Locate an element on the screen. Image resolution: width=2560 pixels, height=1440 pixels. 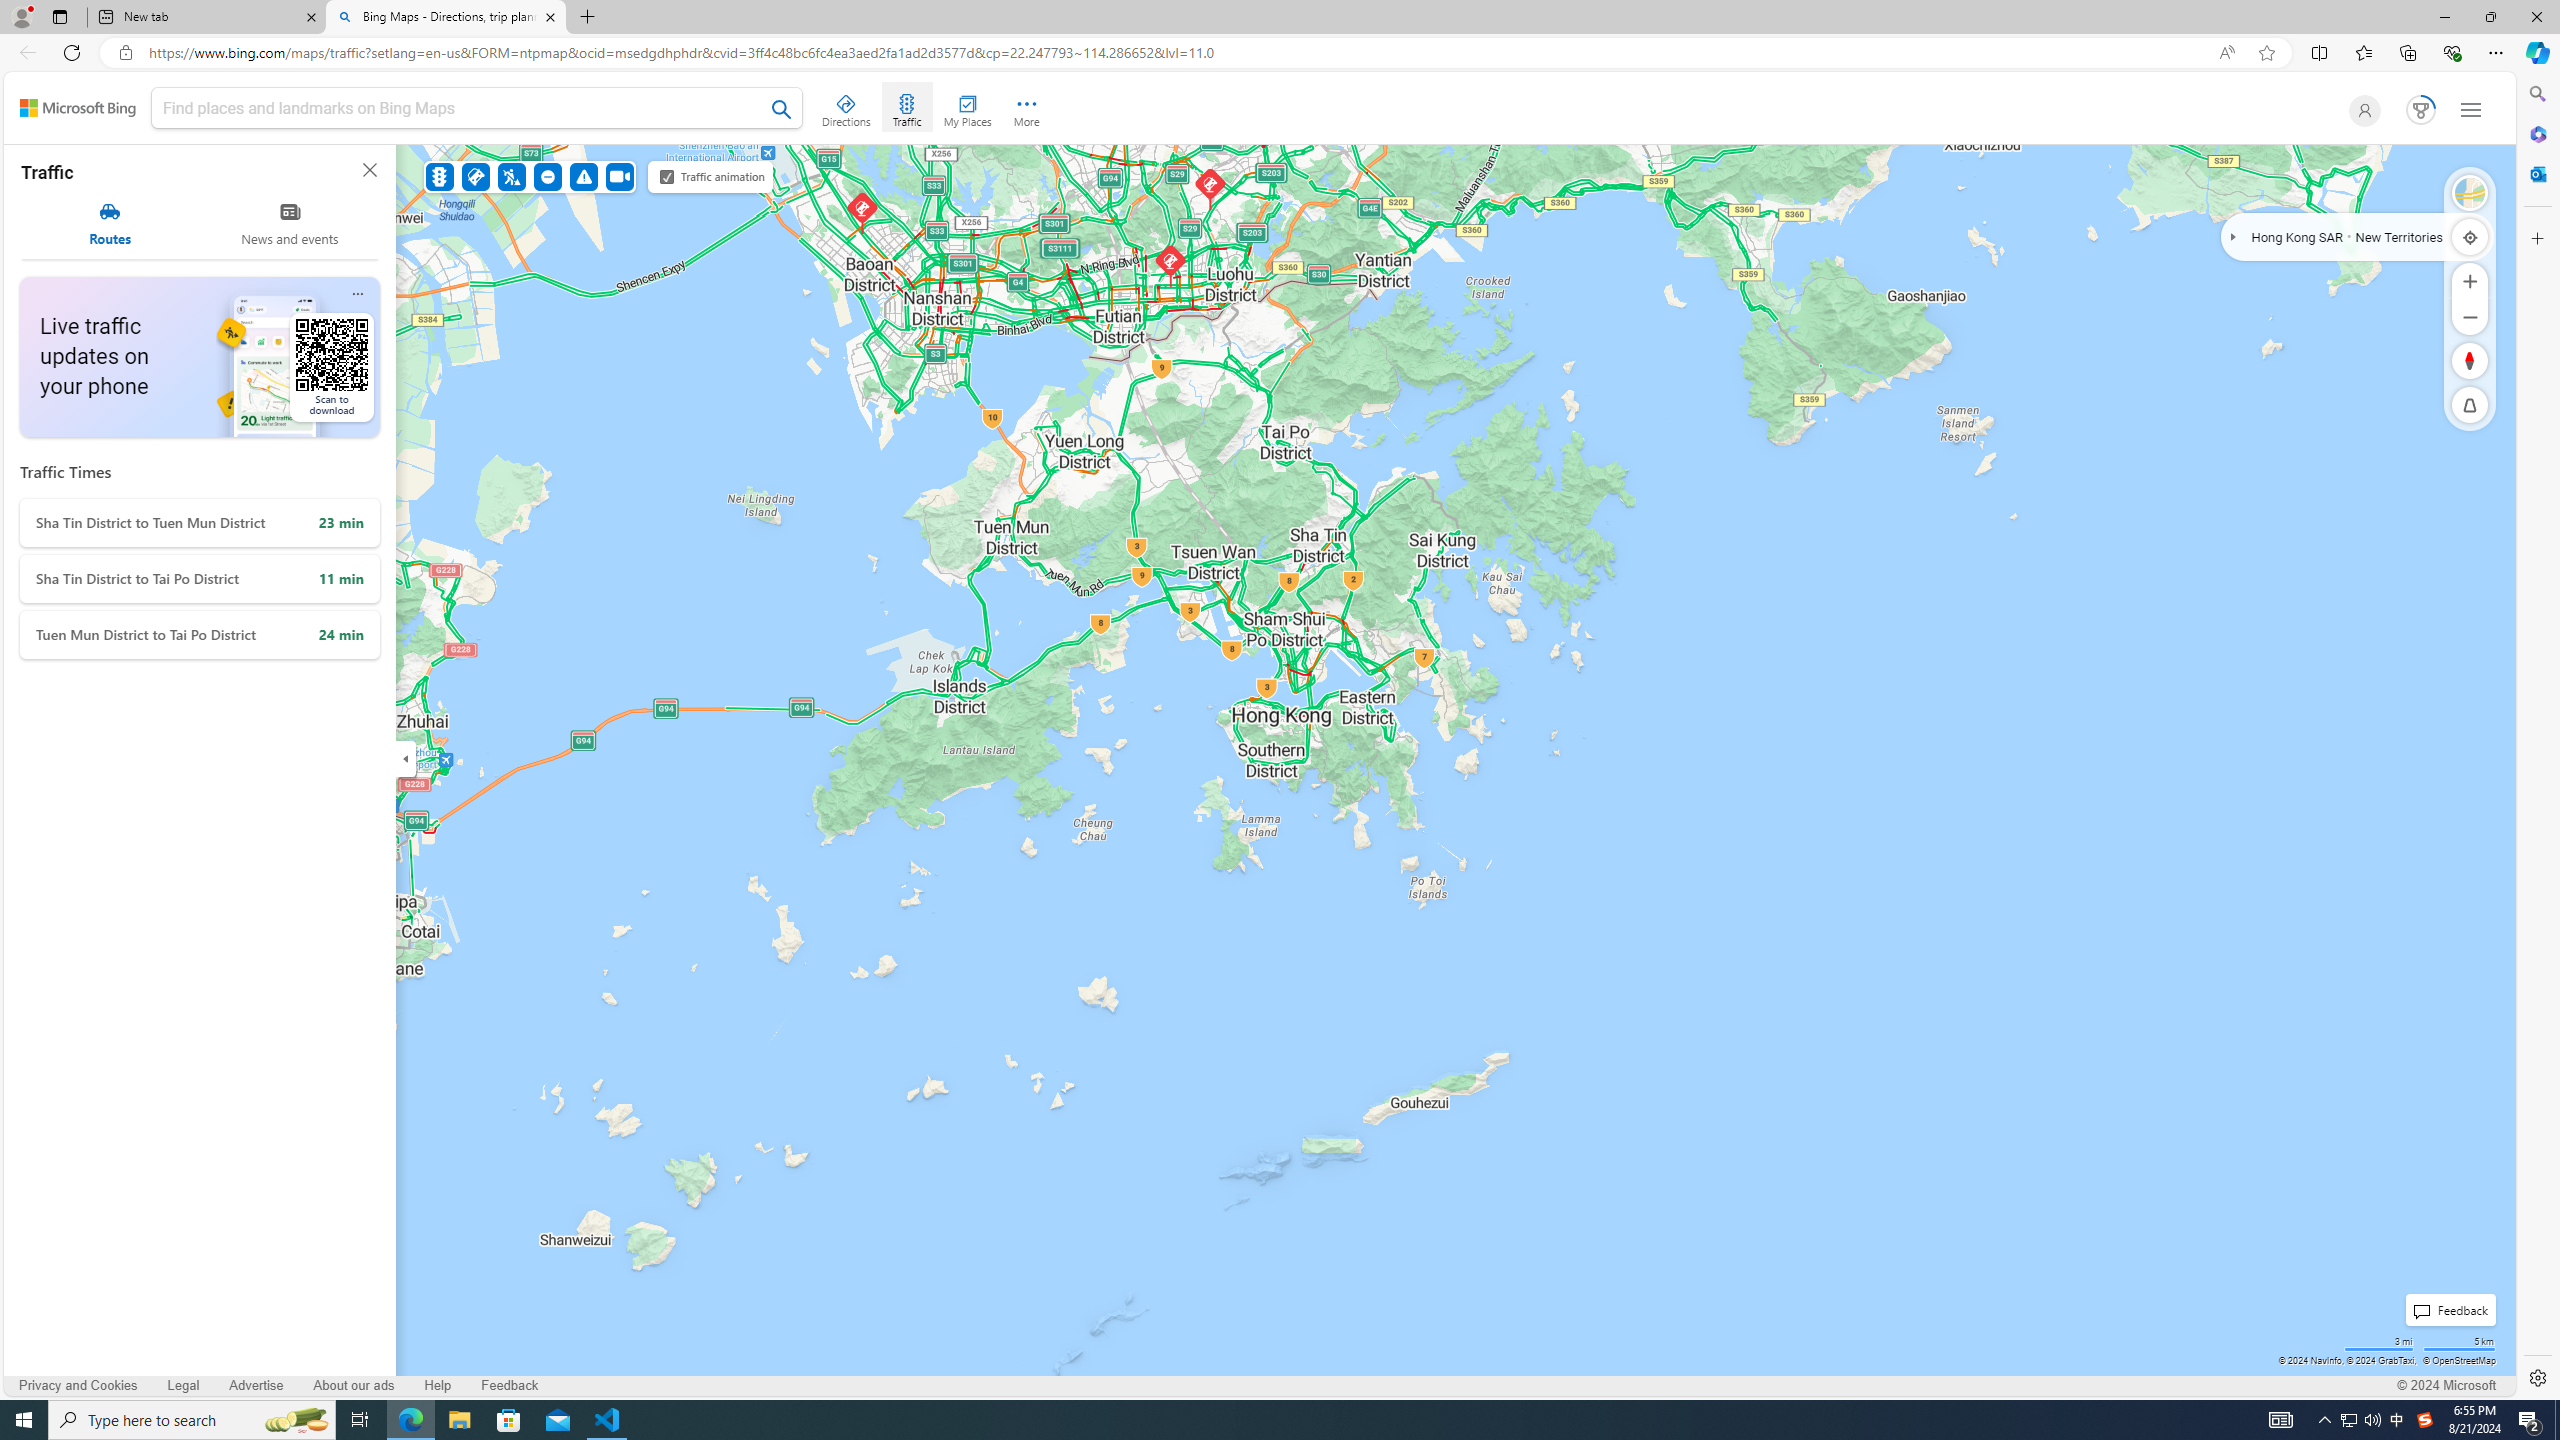
'More' is located at coordinates (1026, 107).